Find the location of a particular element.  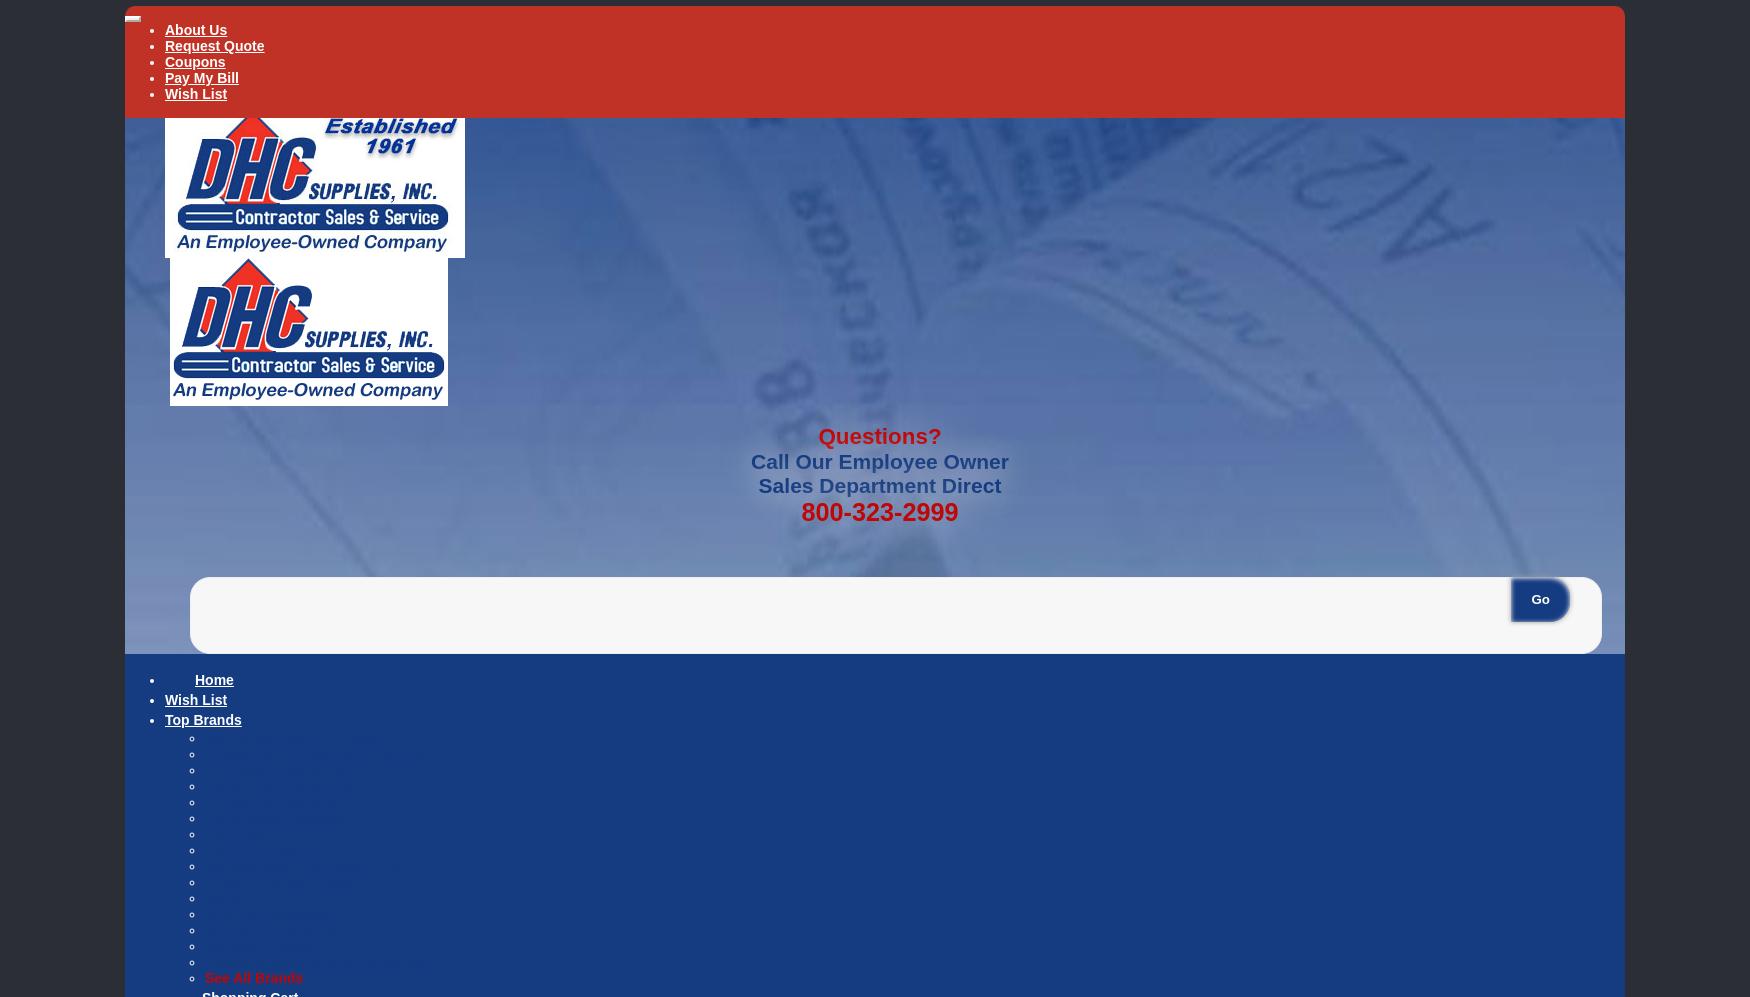

'About Us' is located at coordinates (196, 30).